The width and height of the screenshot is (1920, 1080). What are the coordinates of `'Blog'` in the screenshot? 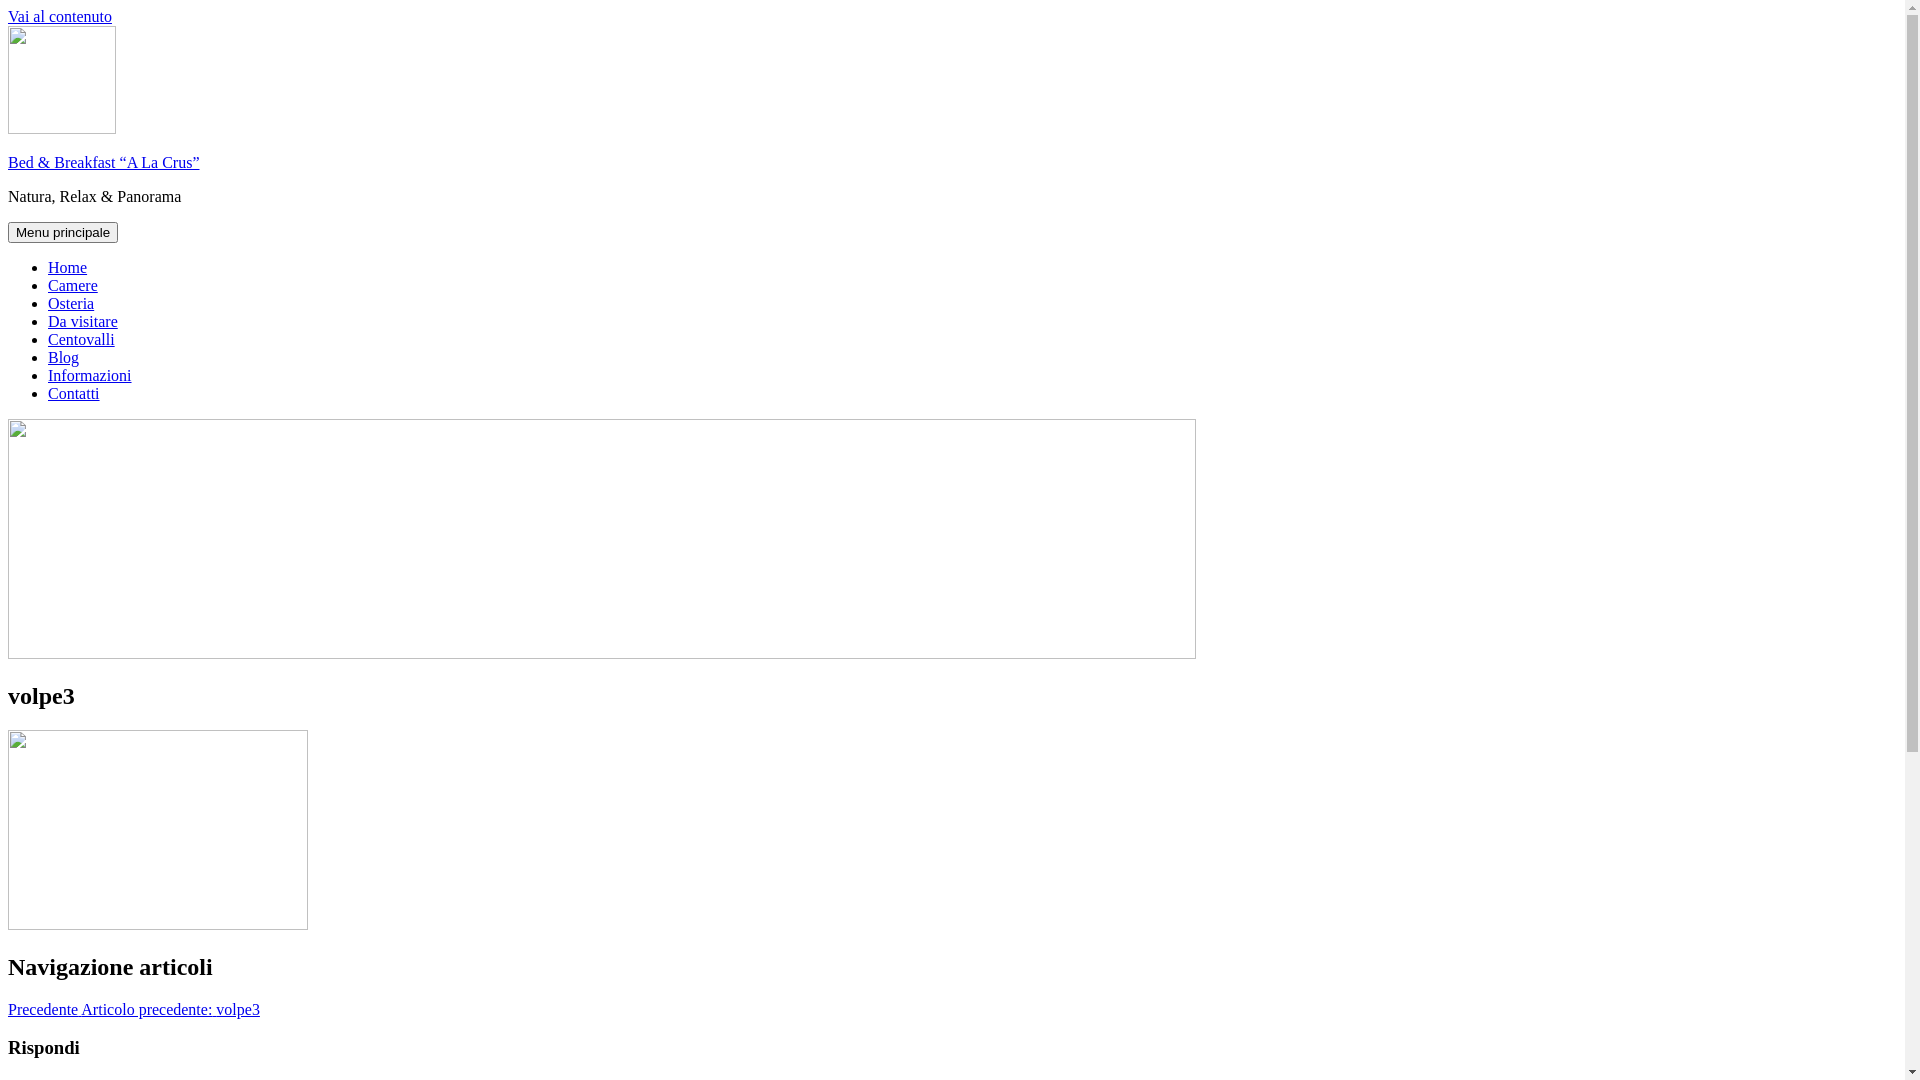 It's located at (63, 356).